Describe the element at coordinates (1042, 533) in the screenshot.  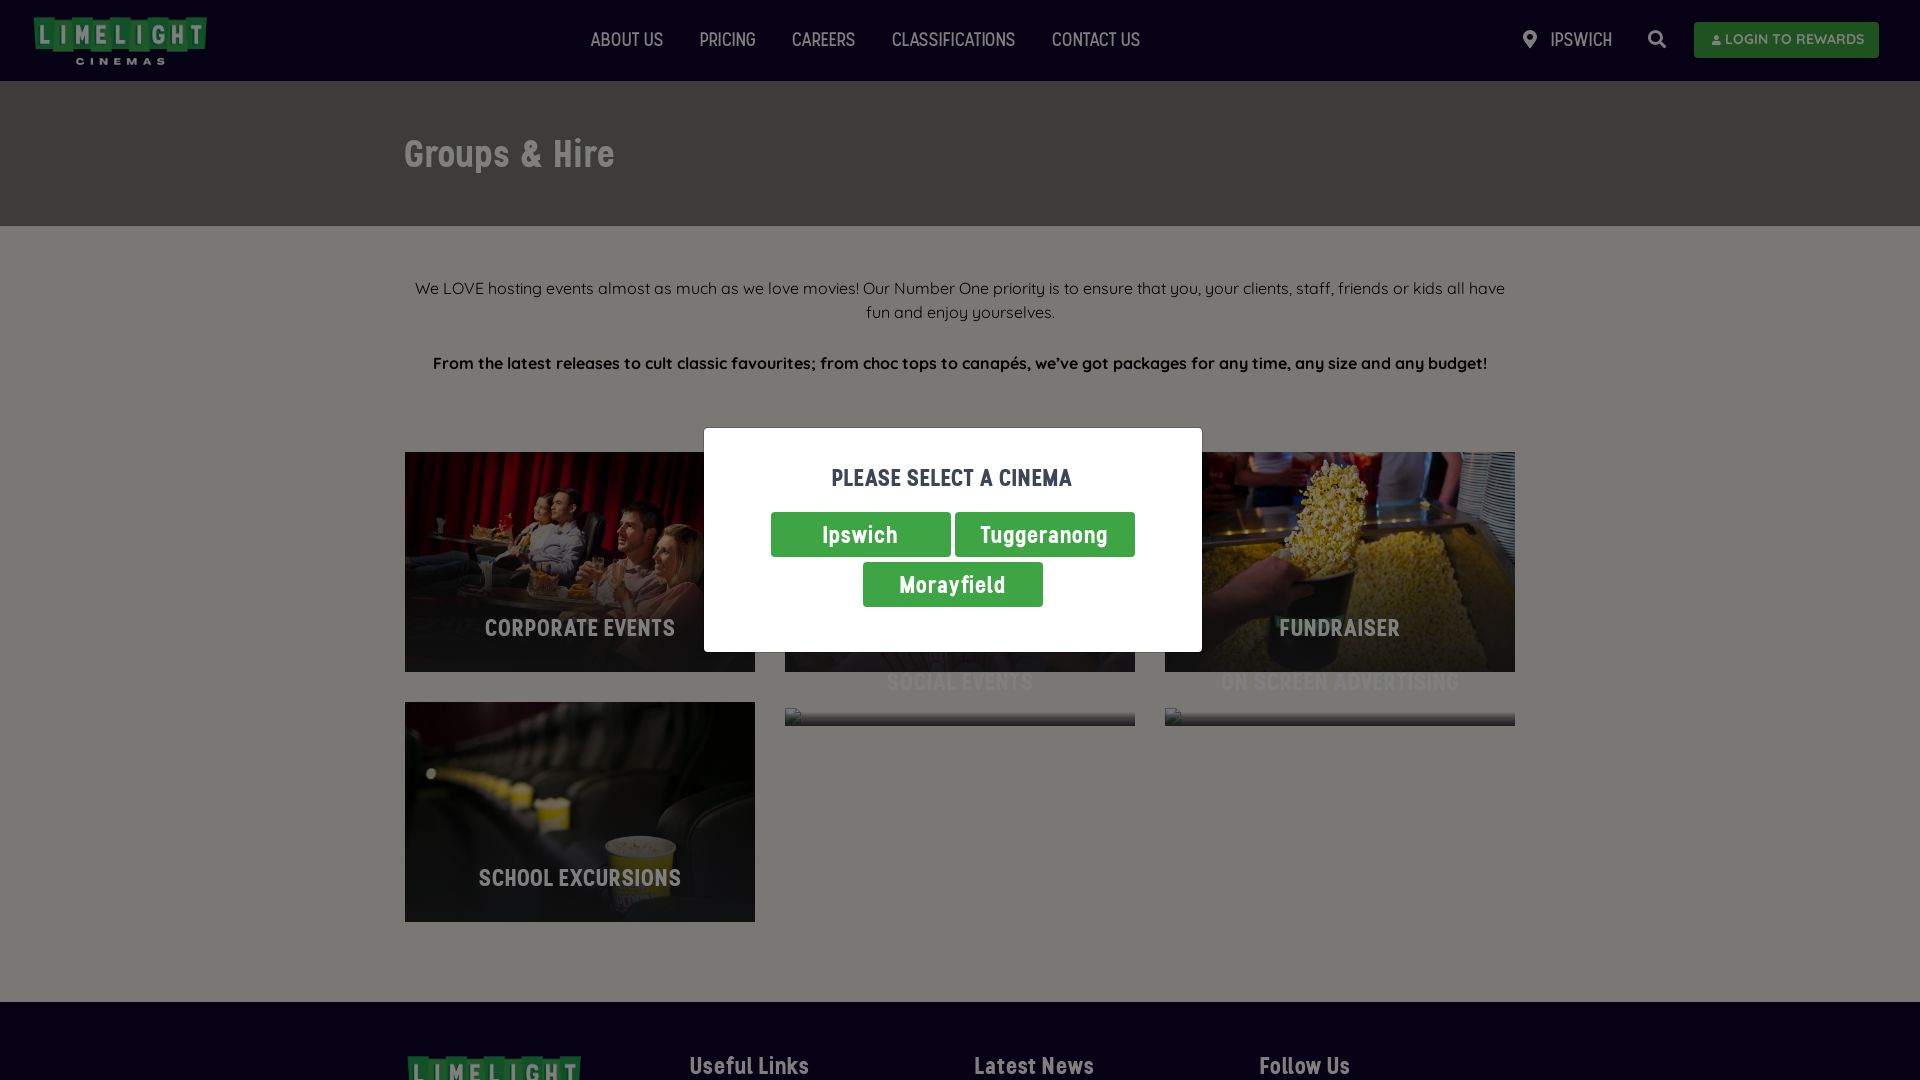
I see `'Tuggeranong'` at that location.